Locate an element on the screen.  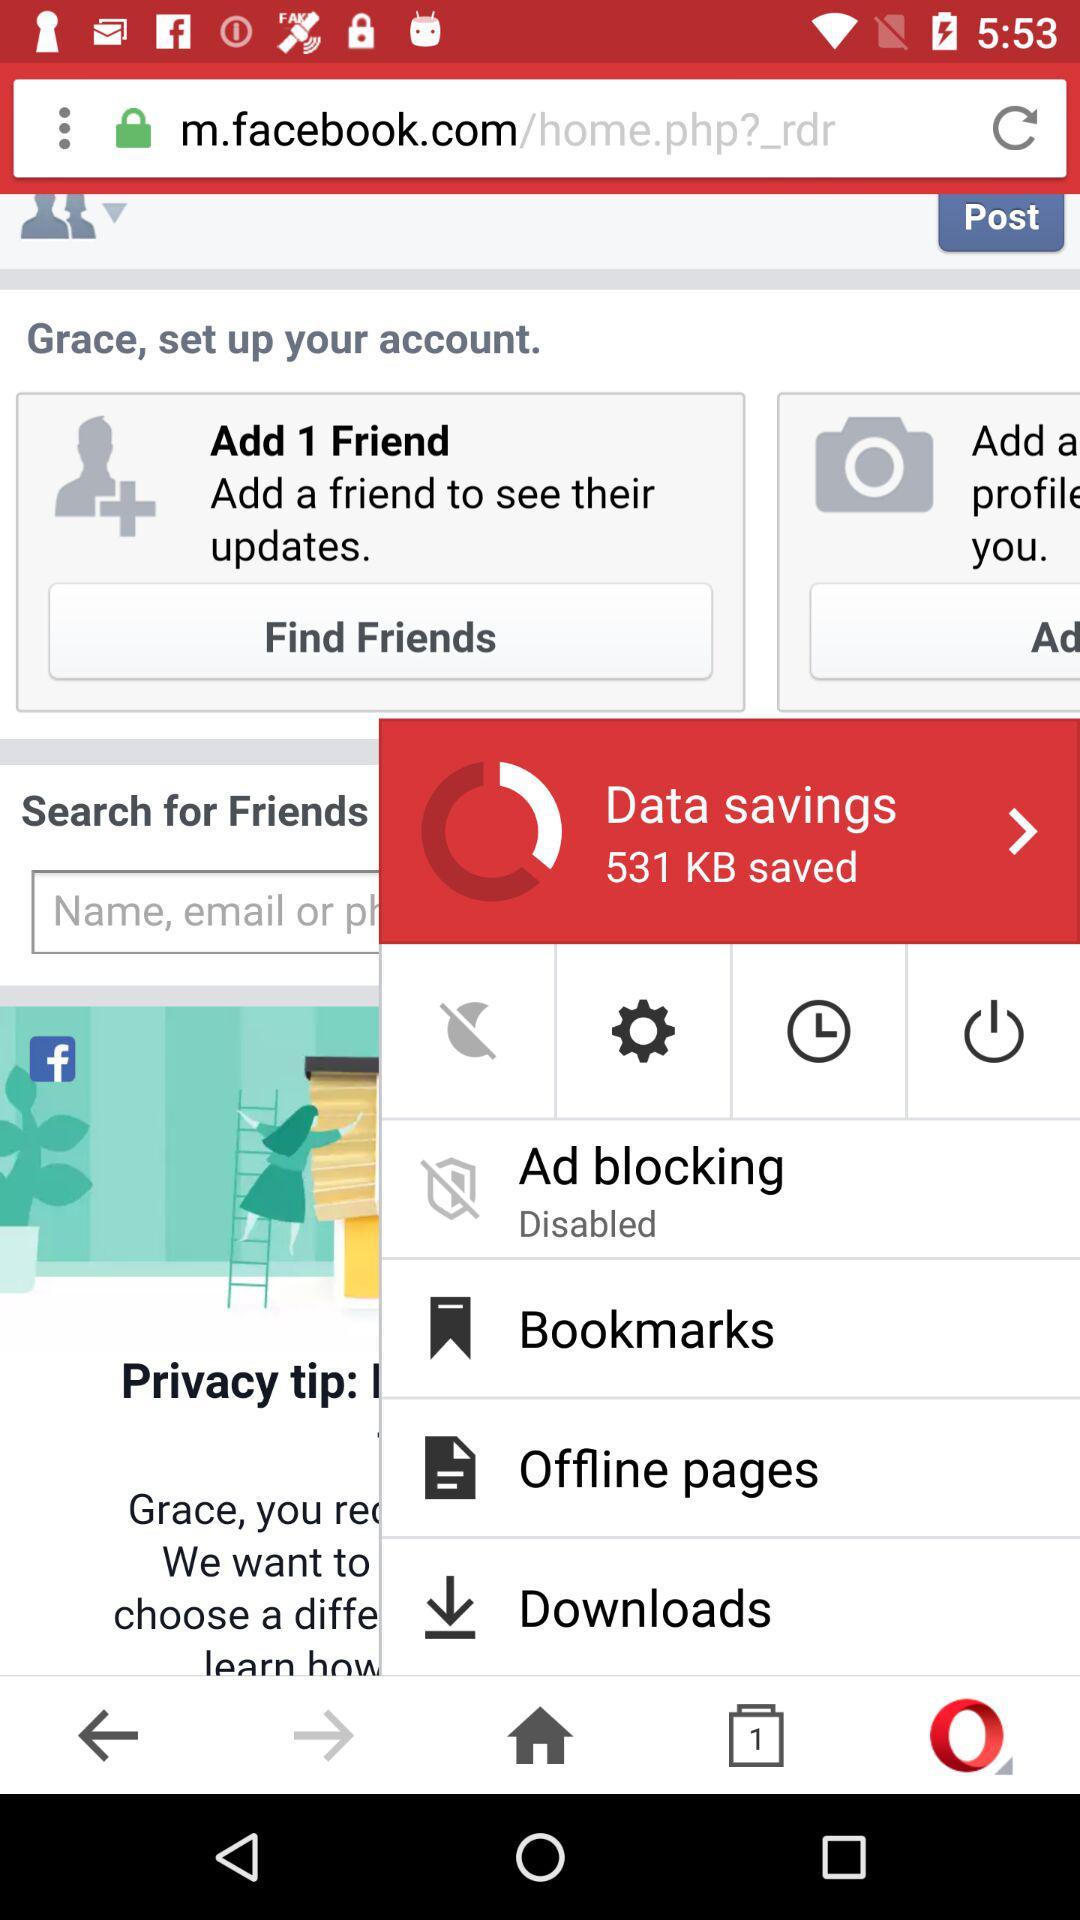
the power icon is located at coordinates (994, 1030).